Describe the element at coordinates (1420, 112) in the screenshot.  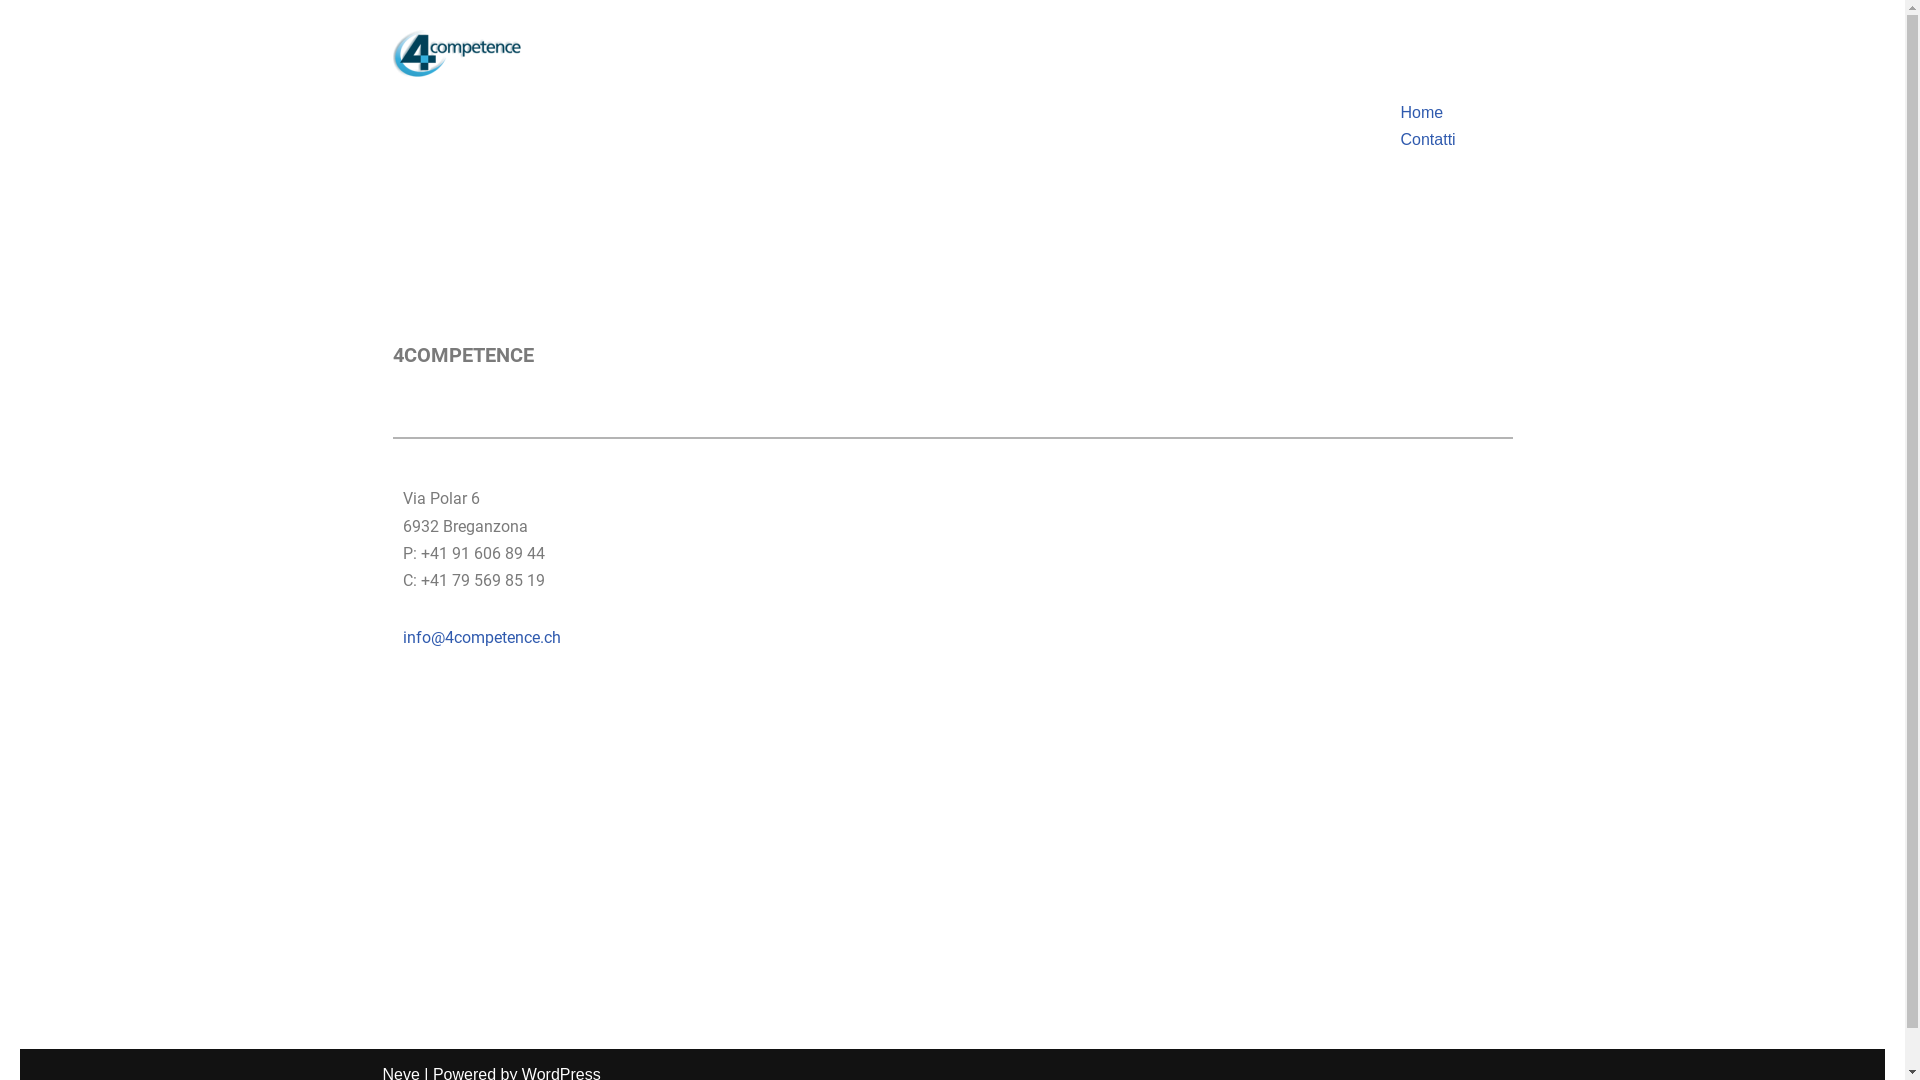
I see `'Home'` at that location.